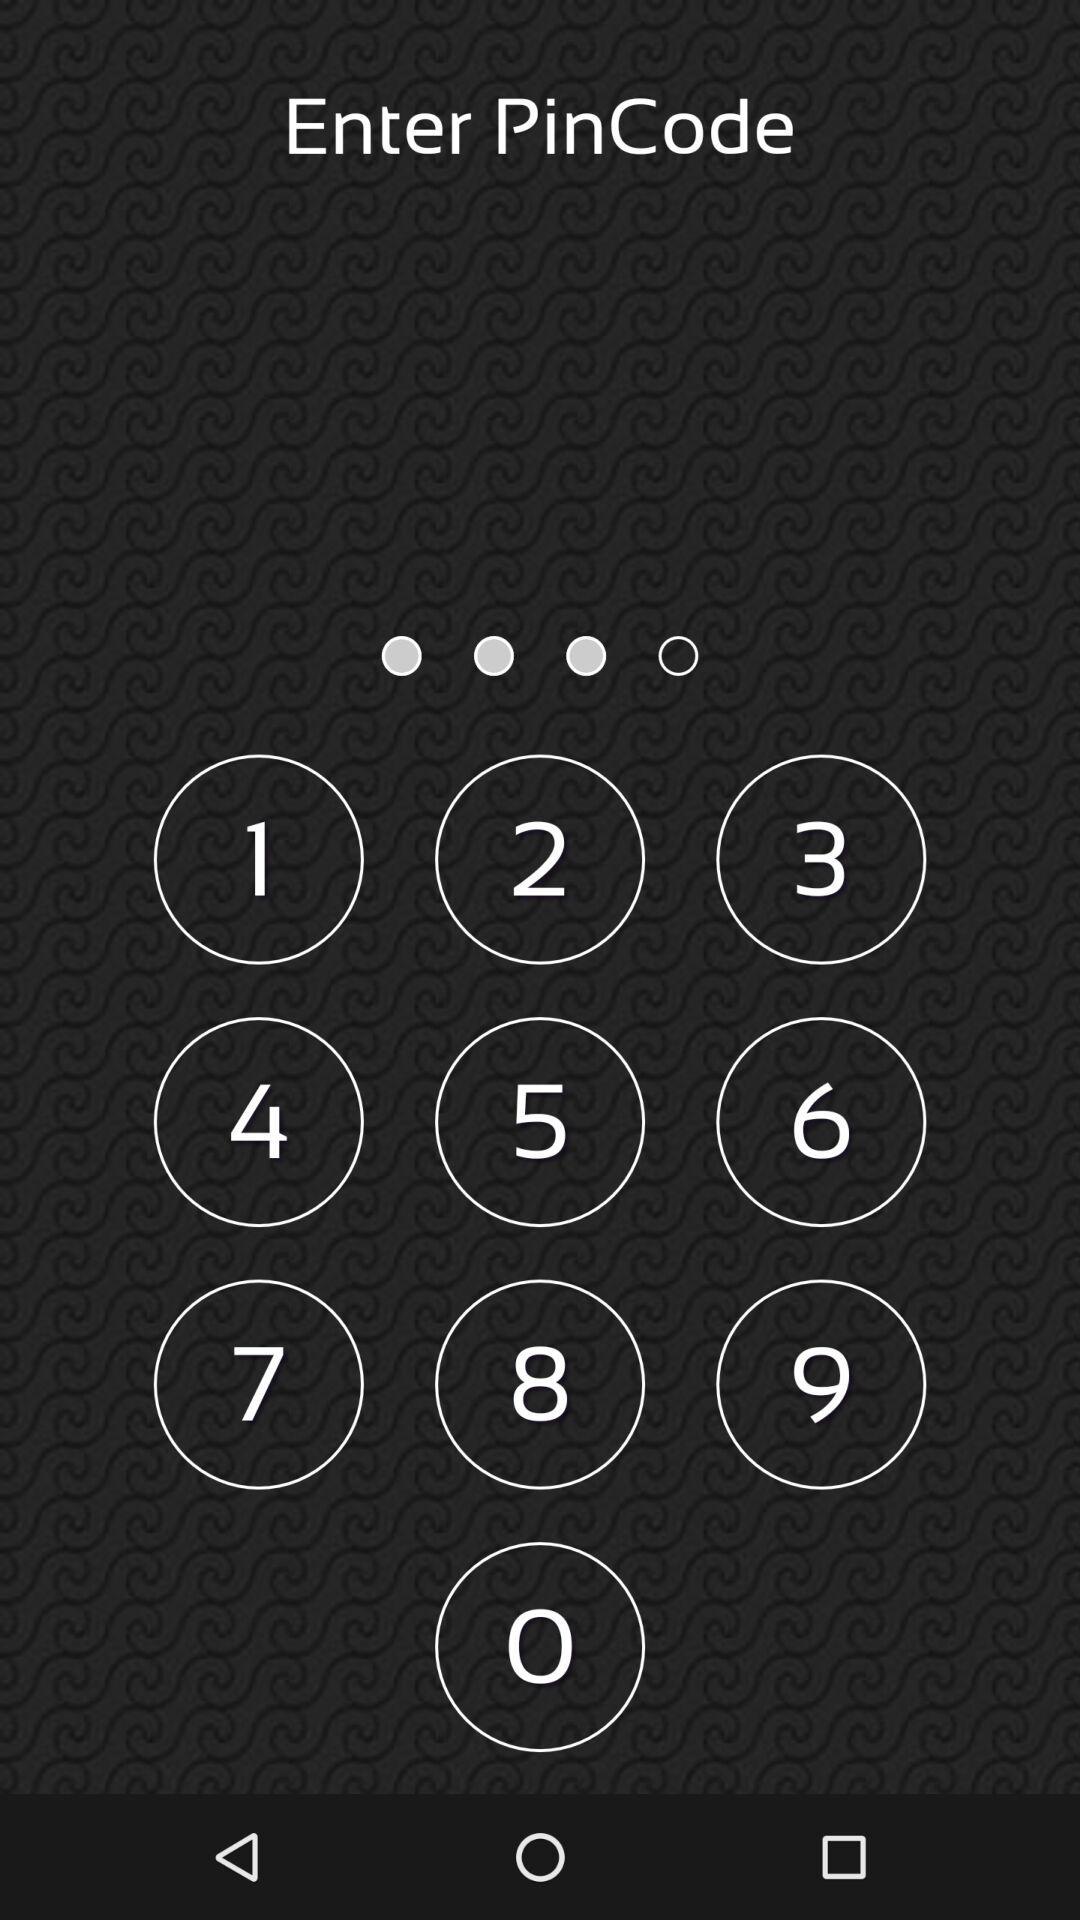  I want to click on item next to the 8 item, so click(257, 1383).